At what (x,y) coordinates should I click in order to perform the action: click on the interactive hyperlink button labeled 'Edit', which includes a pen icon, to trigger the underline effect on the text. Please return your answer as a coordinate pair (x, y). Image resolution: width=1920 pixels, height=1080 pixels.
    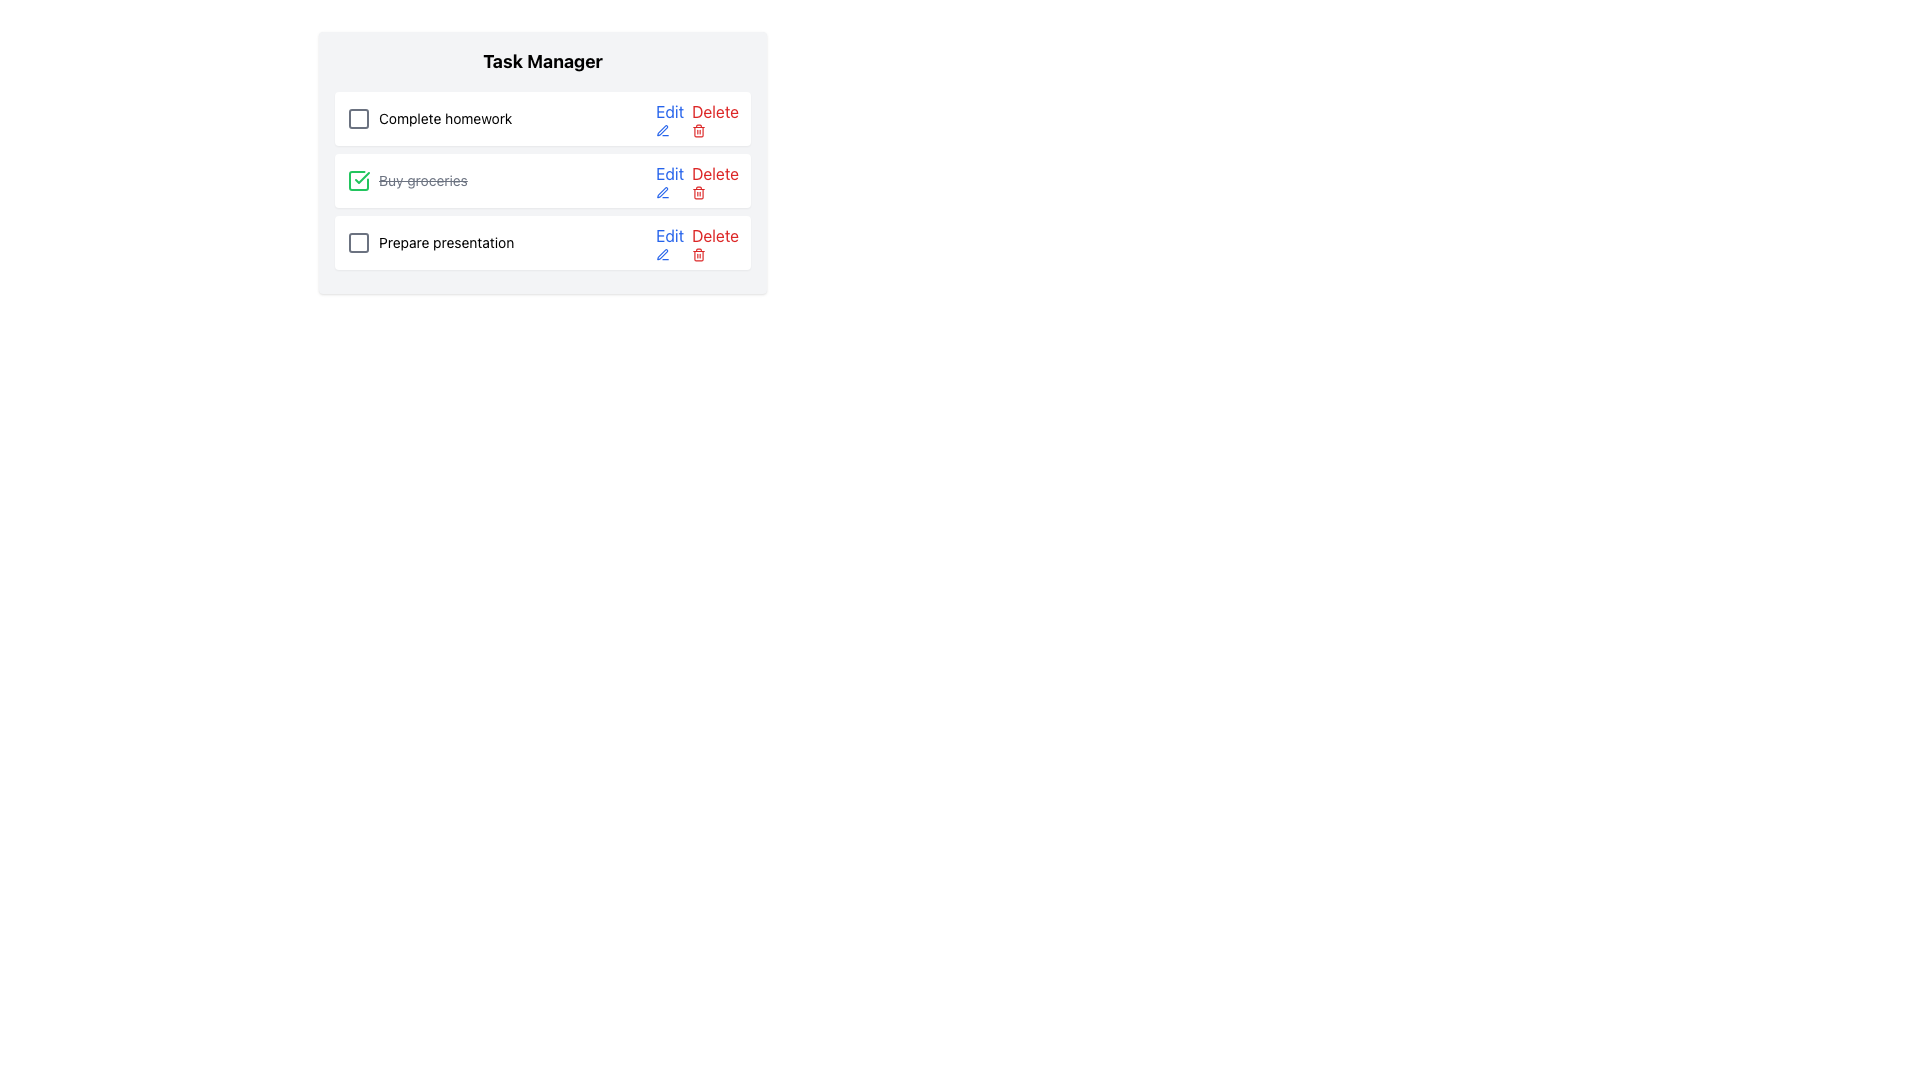
    Looking at the image, I should click on (670, 242).